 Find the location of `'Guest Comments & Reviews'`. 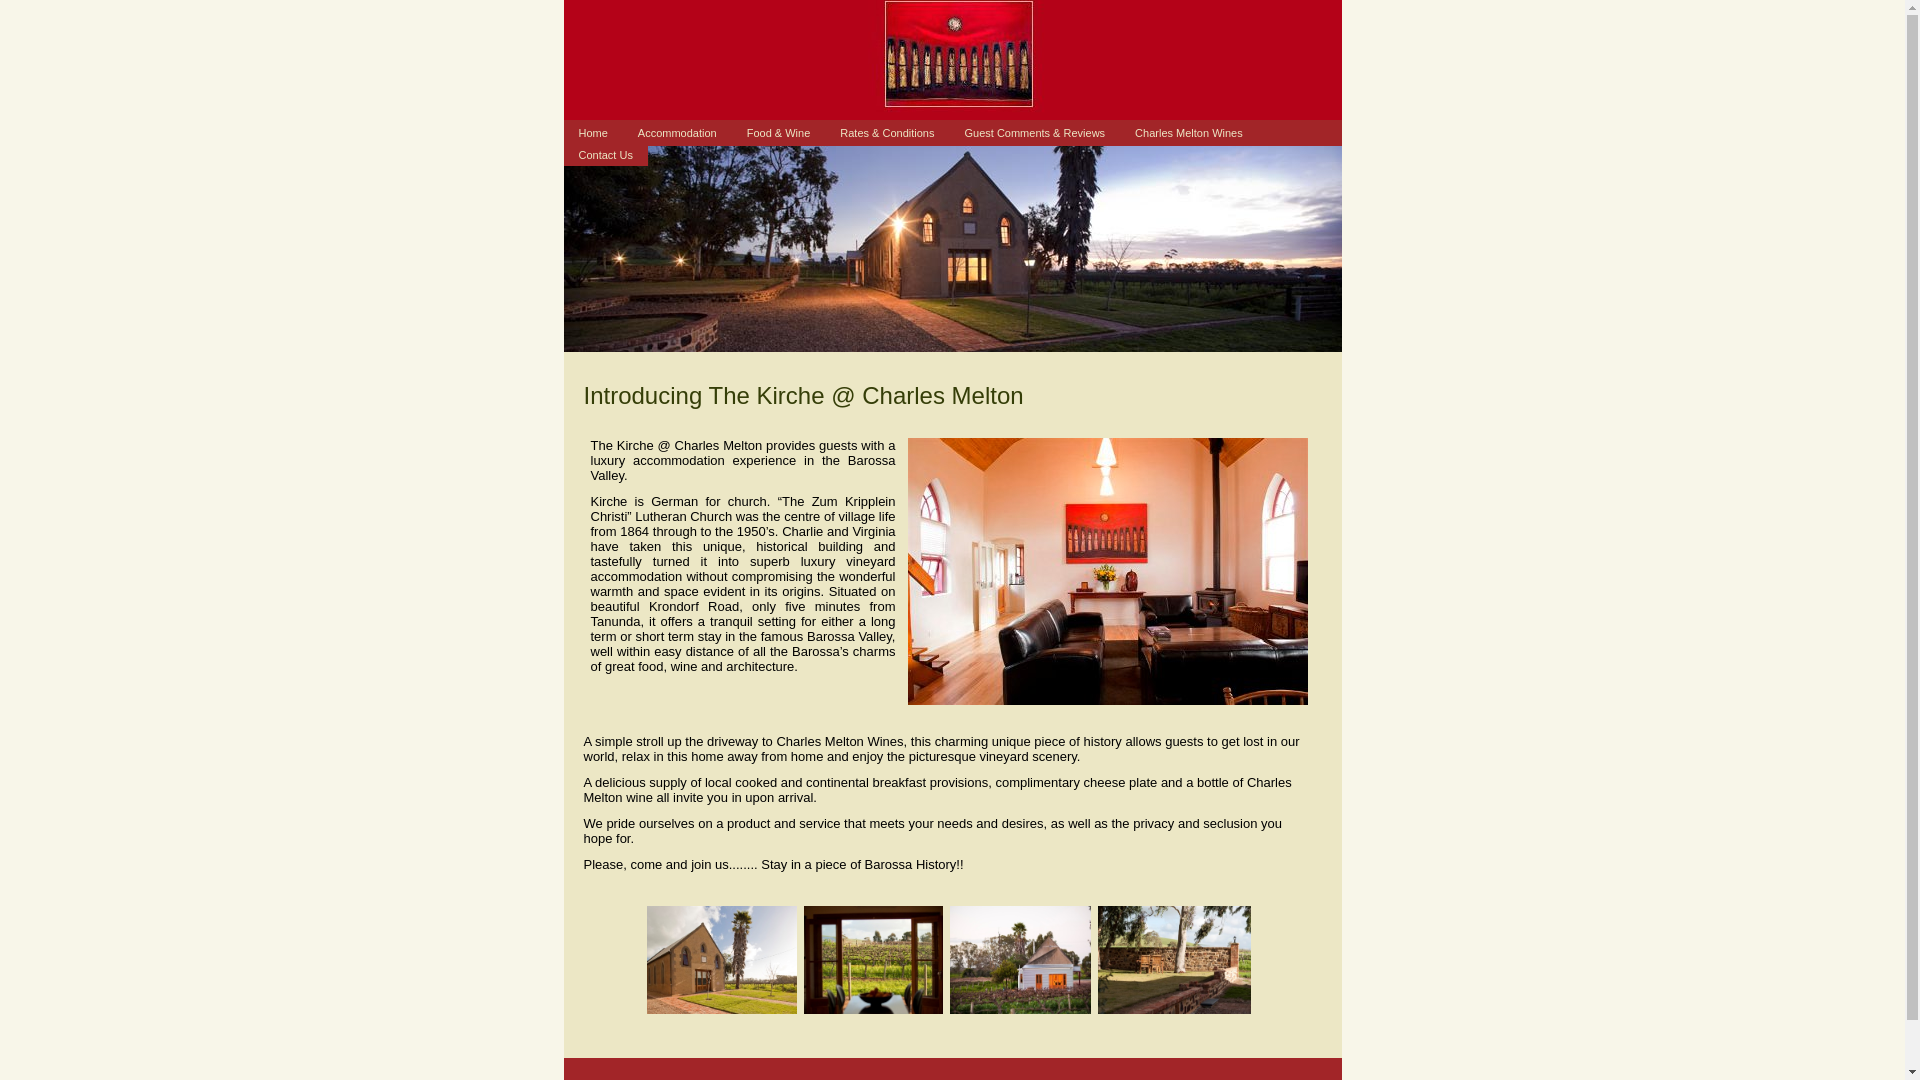

'Guest Comments & Reviews' is located at coordinates (1034, 132).